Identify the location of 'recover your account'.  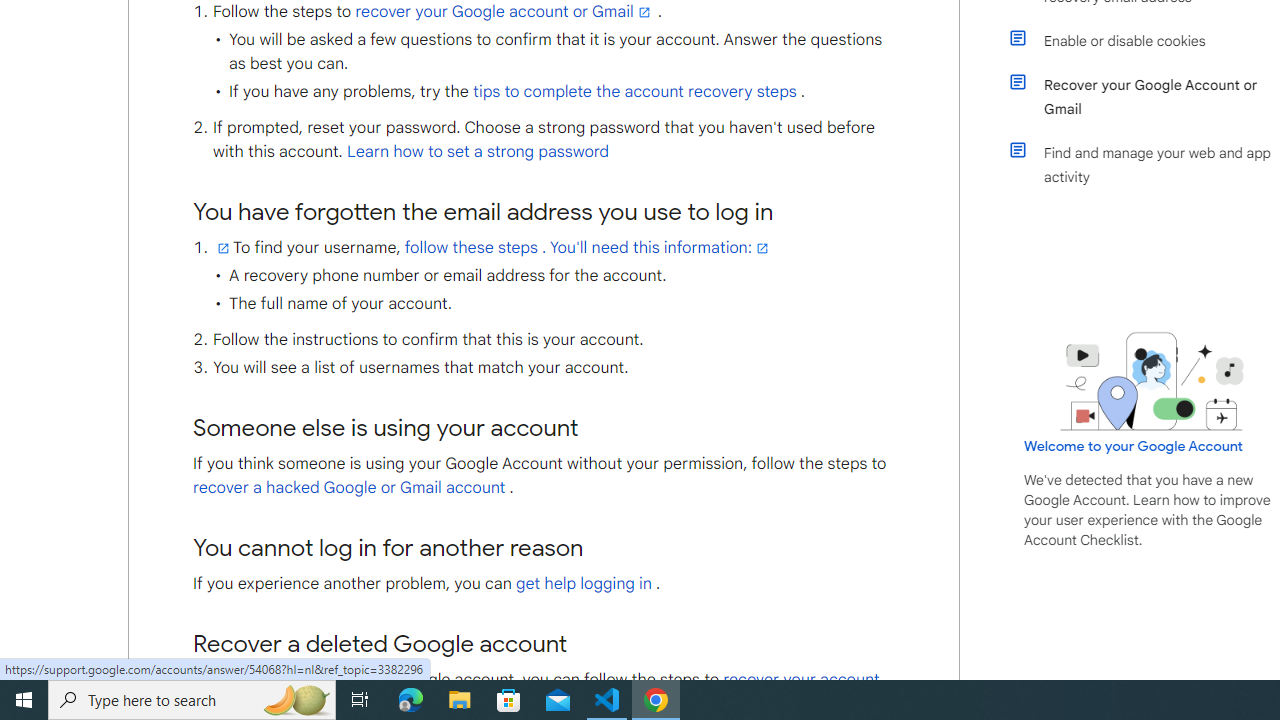
(801, 679).